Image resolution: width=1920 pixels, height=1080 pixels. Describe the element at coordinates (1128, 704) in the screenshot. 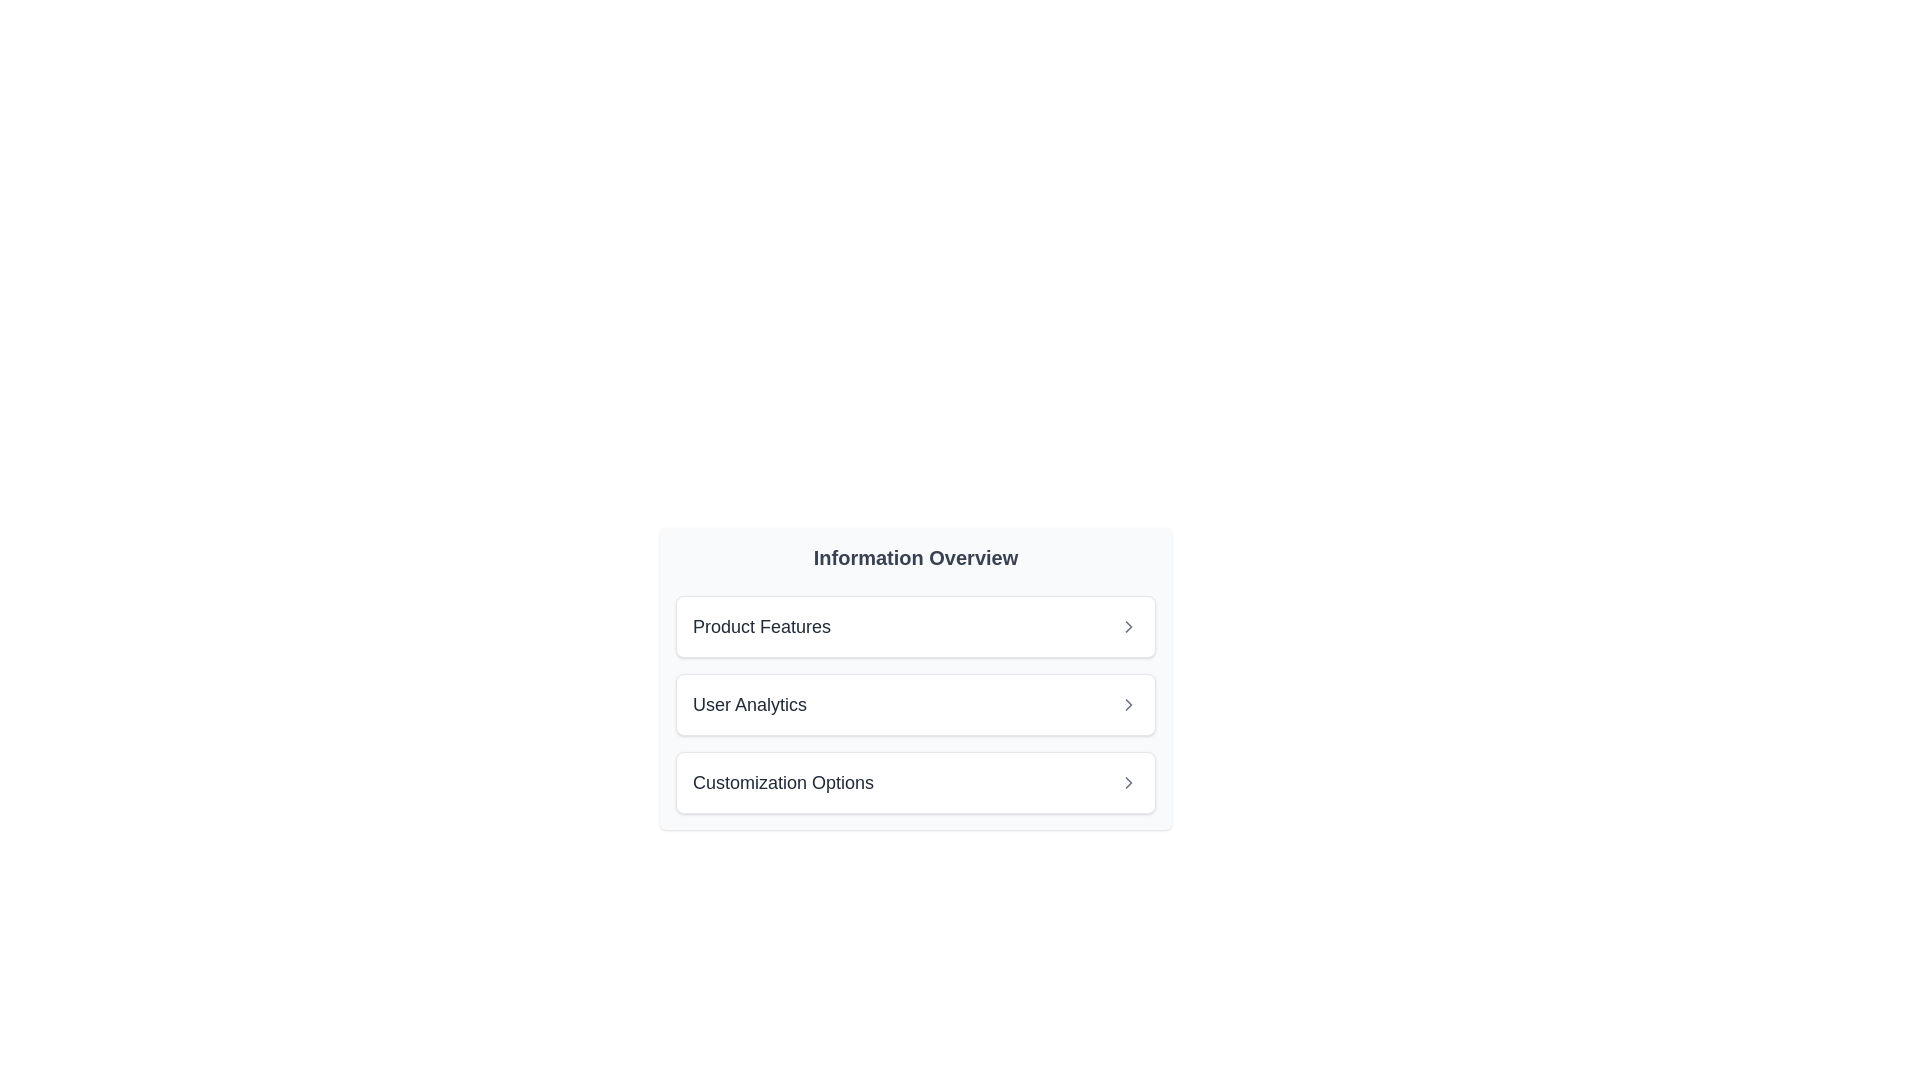

I see `the icon located at the far-right end of the 'User Analytics' list item` at that location.